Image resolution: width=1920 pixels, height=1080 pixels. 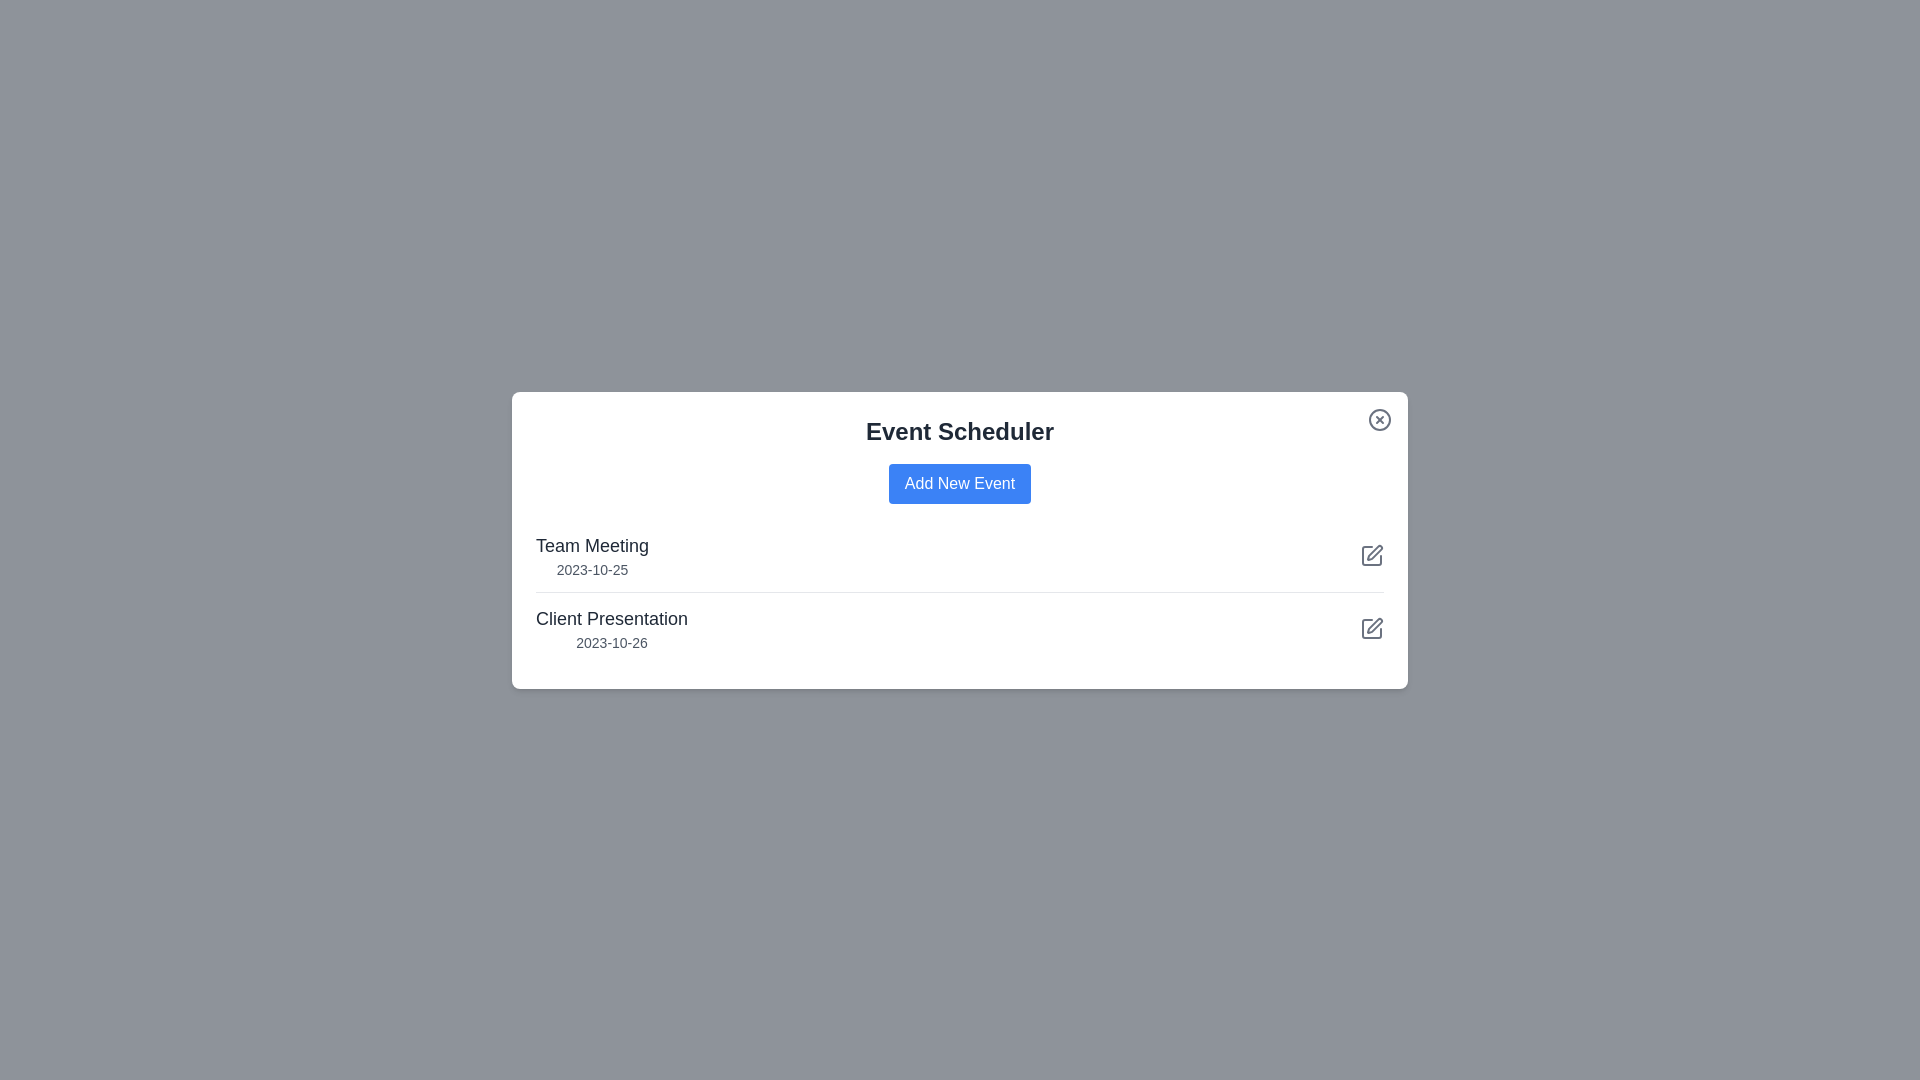 What do you see at coordinates (611, 627) in the screenshot?
I see `the event entry displaying the title 'Client Presentation' and the date '2023-10-26' if interactivity is added` at bounding box center [611, 627].